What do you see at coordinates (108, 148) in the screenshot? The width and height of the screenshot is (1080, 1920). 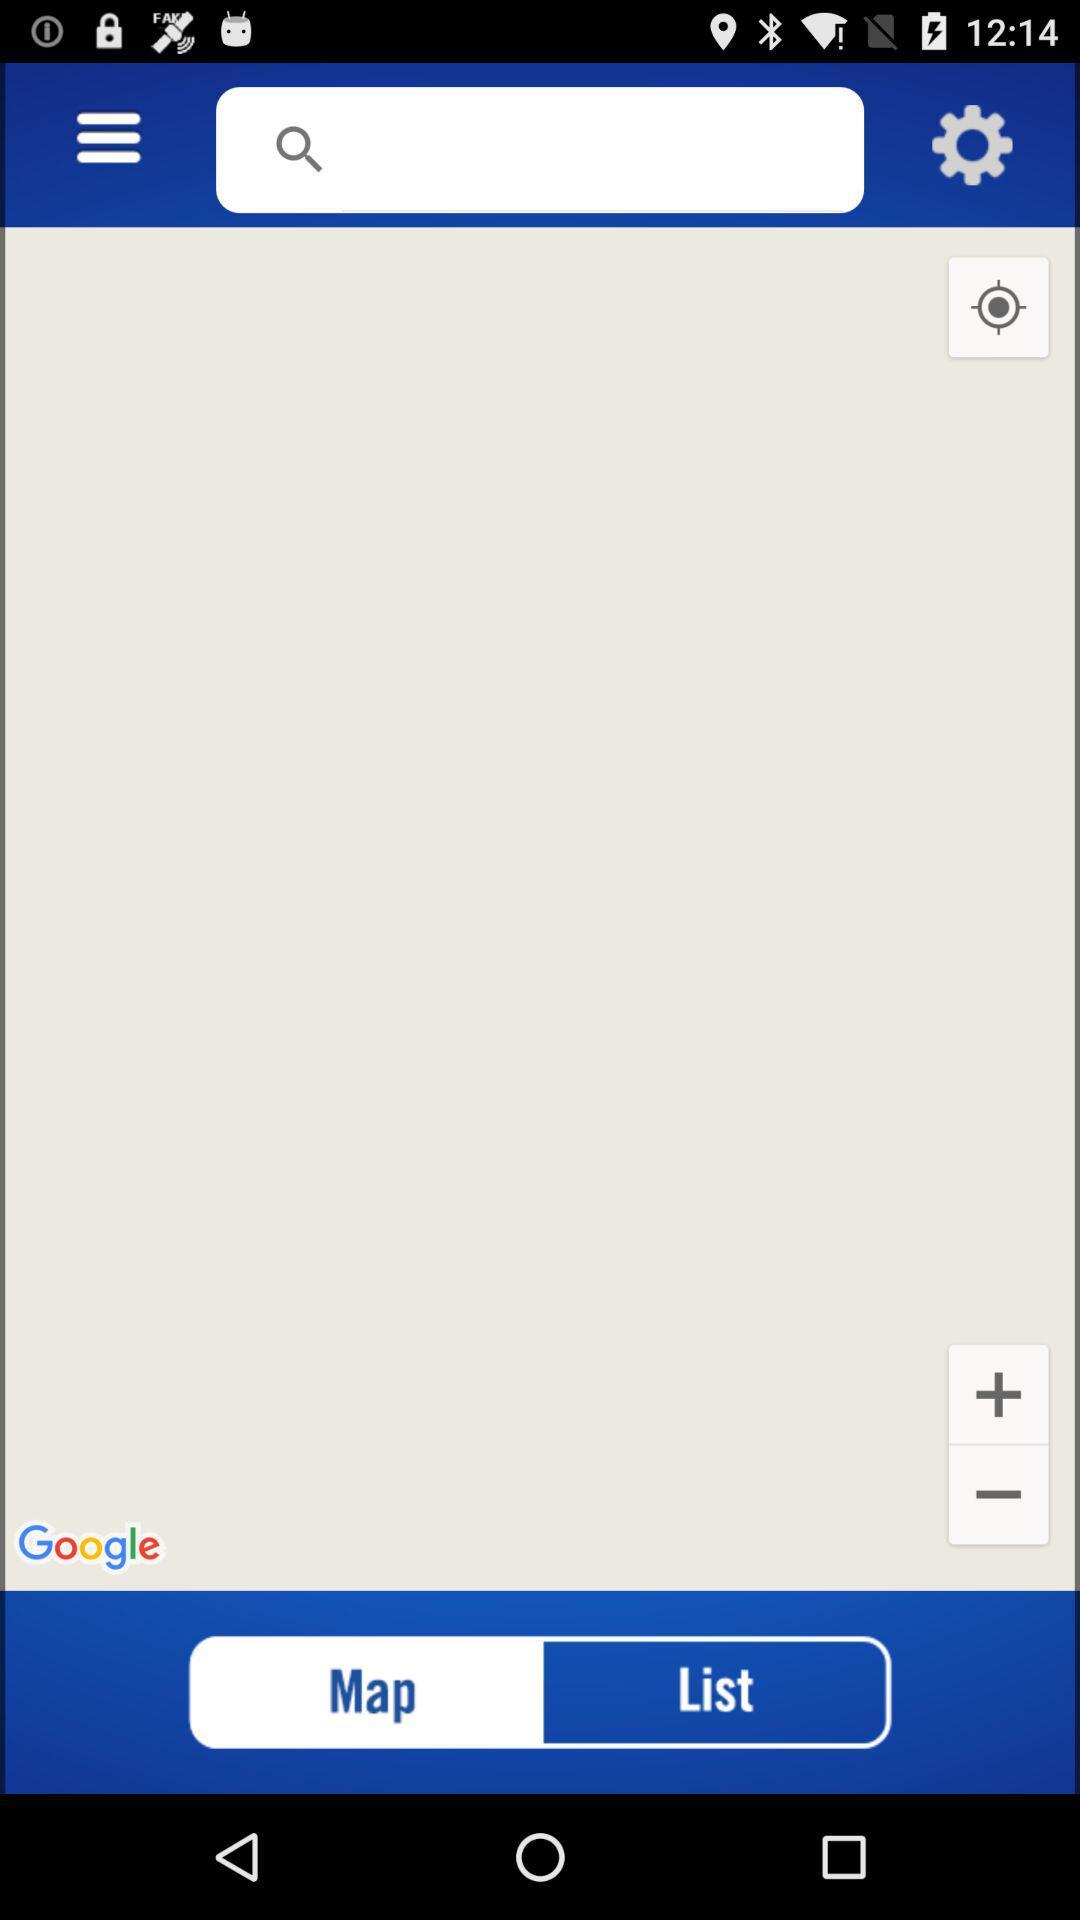 I see `the menu icon` at bounding box center [108, 148].